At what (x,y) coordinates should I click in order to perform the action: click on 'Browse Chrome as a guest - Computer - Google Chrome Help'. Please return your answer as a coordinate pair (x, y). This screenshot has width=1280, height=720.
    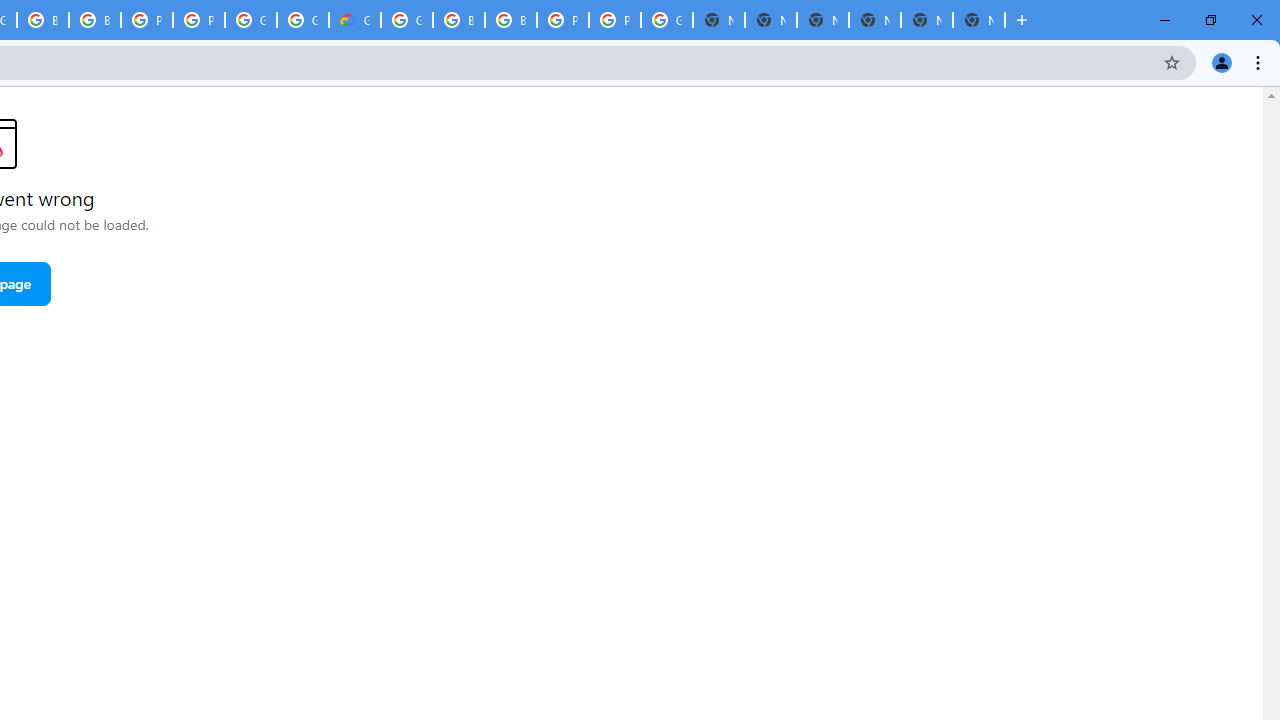
    Looking at the image, I should click on (457, 20).